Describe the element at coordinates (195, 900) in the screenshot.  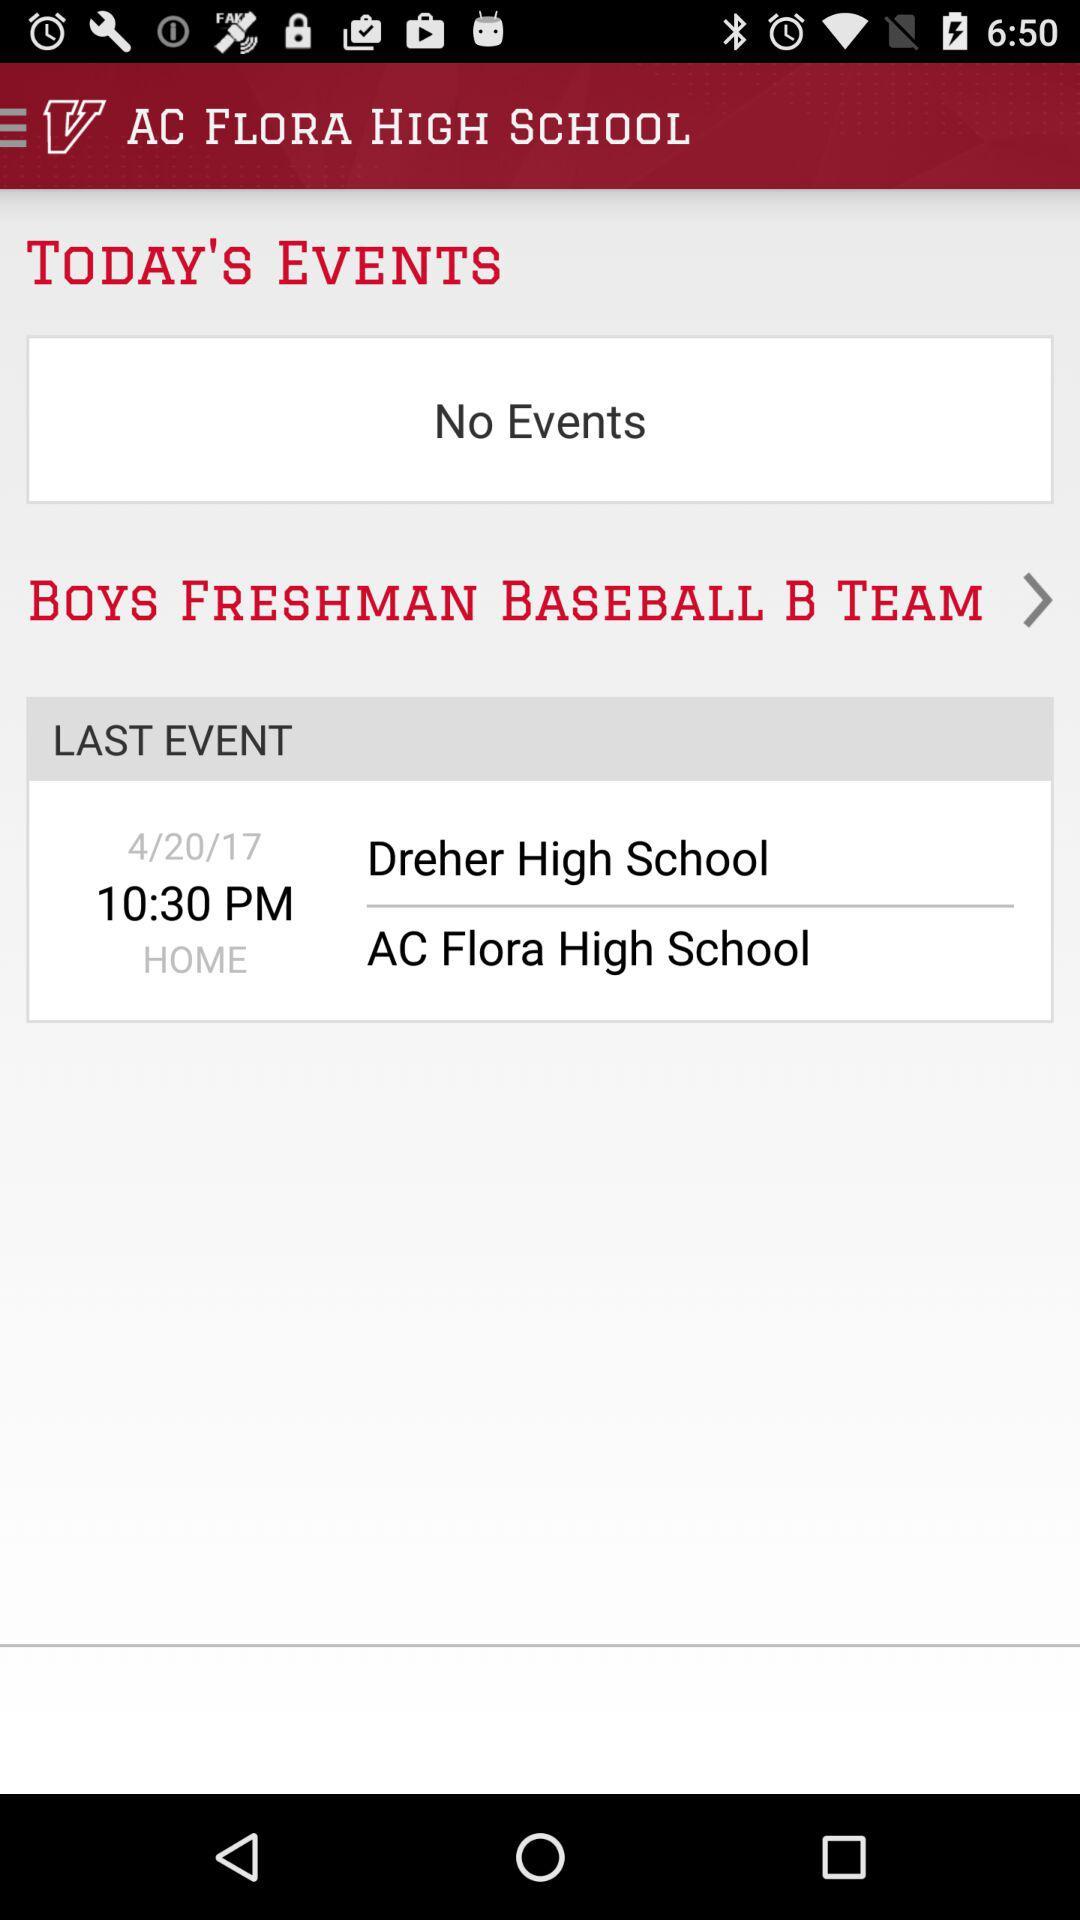
I see `app above the home app` at that location.